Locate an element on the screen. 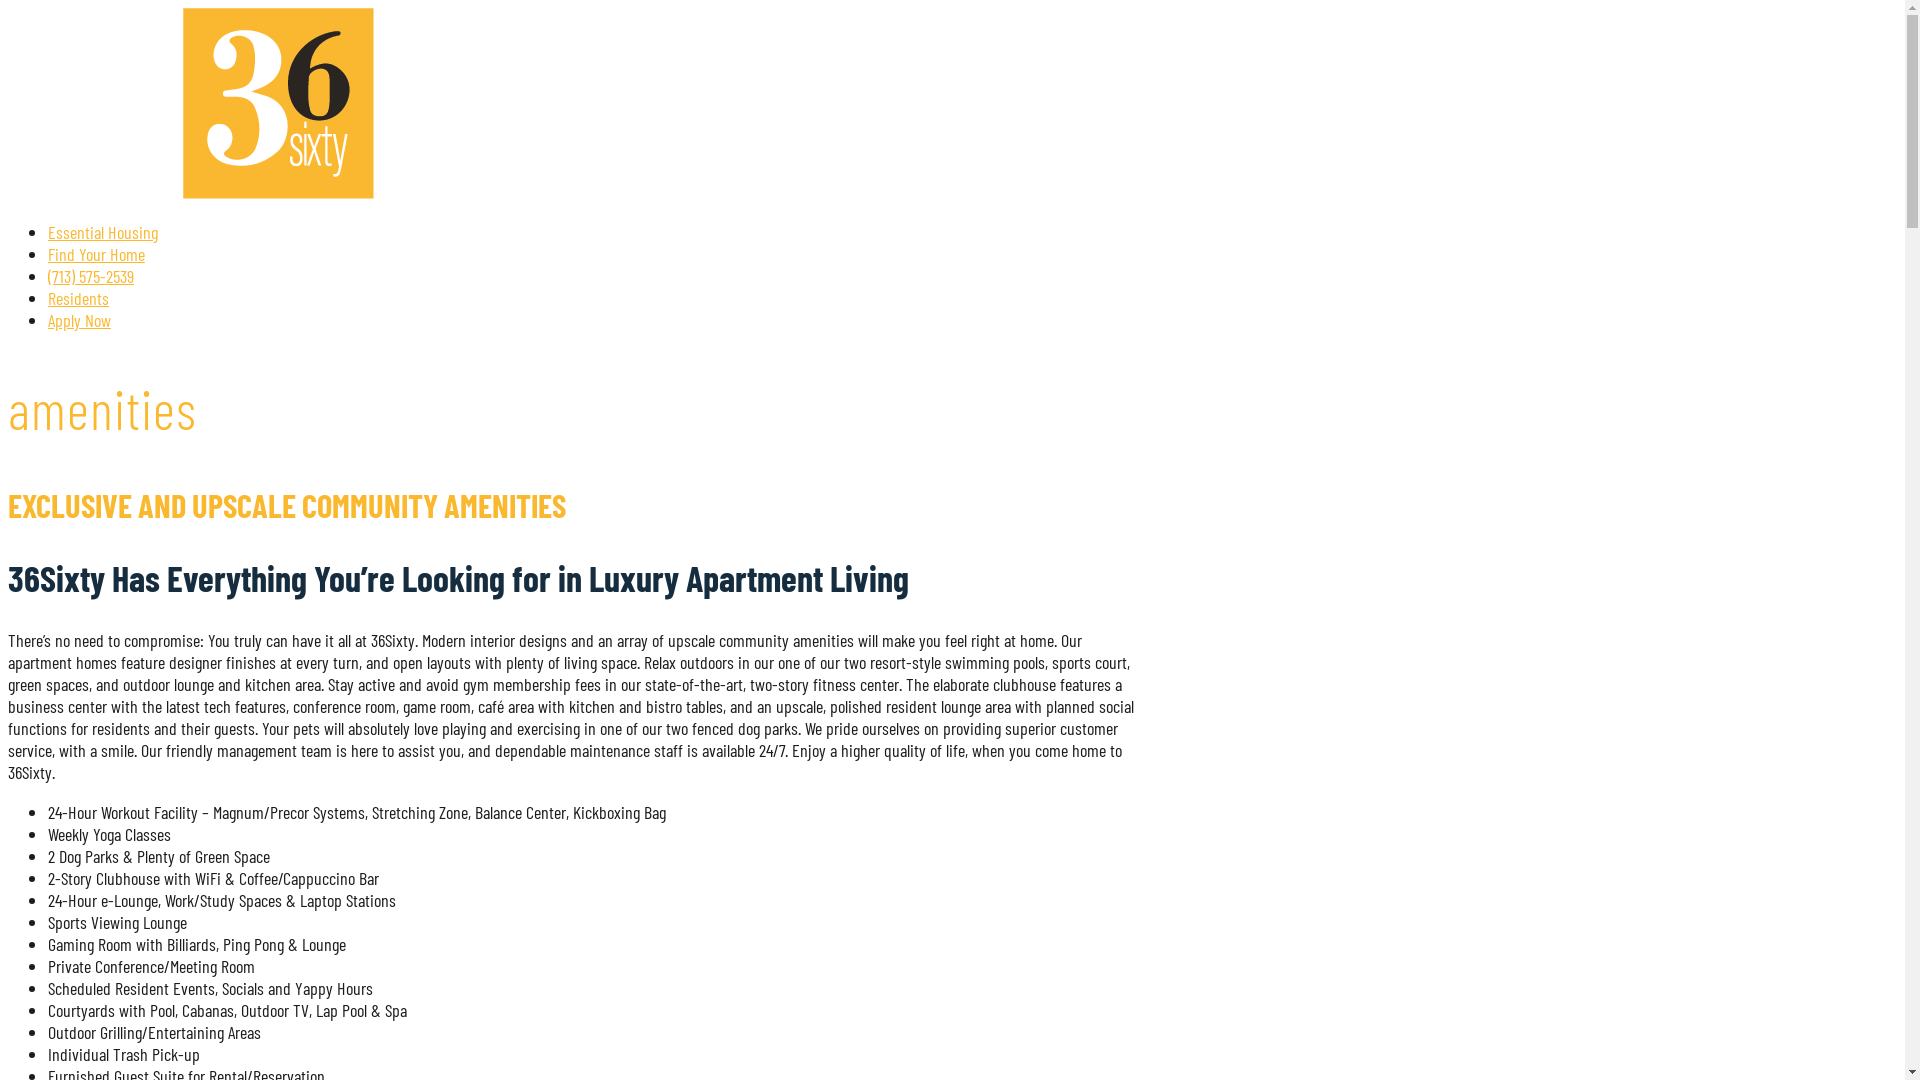 Image resolution: width=1920 pixels, height=1080 pixels. 'Residents' is located at coordinates (78, 297).